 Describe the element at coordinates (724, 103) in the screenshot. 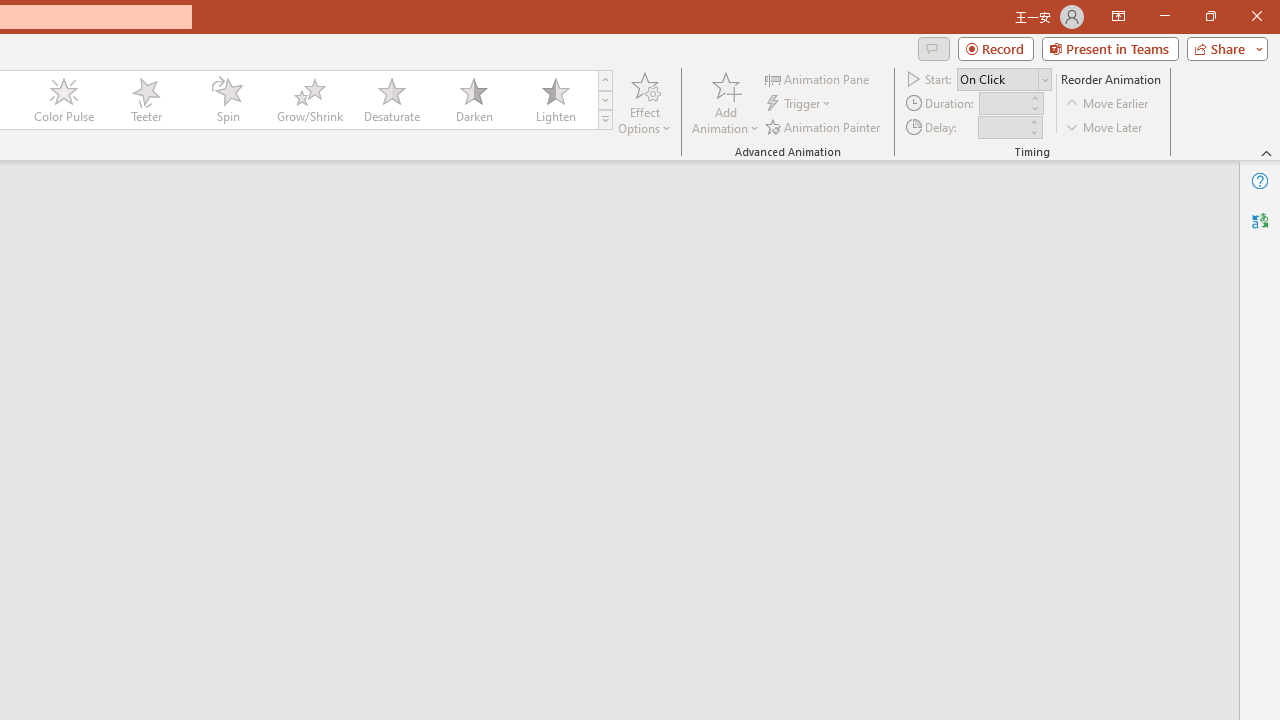

I see `'Add Animation'` at that location.